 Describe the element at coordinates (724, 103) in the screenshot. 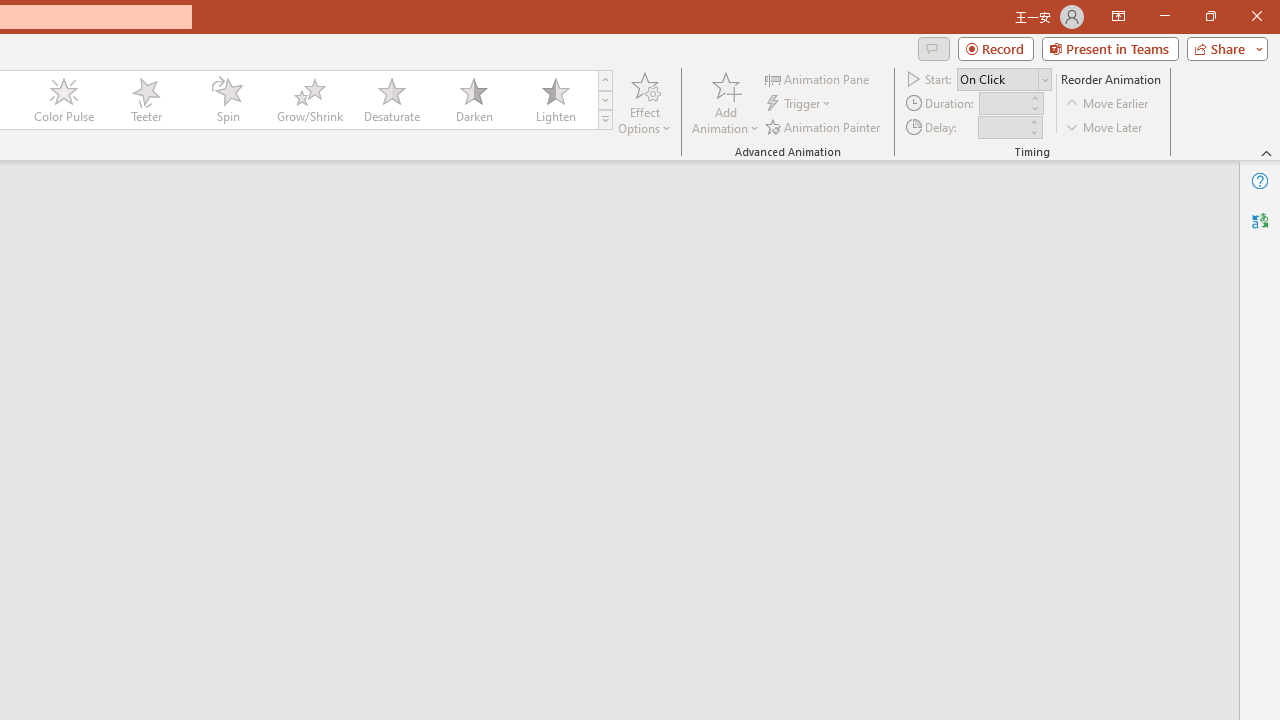

I see `'Add Animation'` at that location.